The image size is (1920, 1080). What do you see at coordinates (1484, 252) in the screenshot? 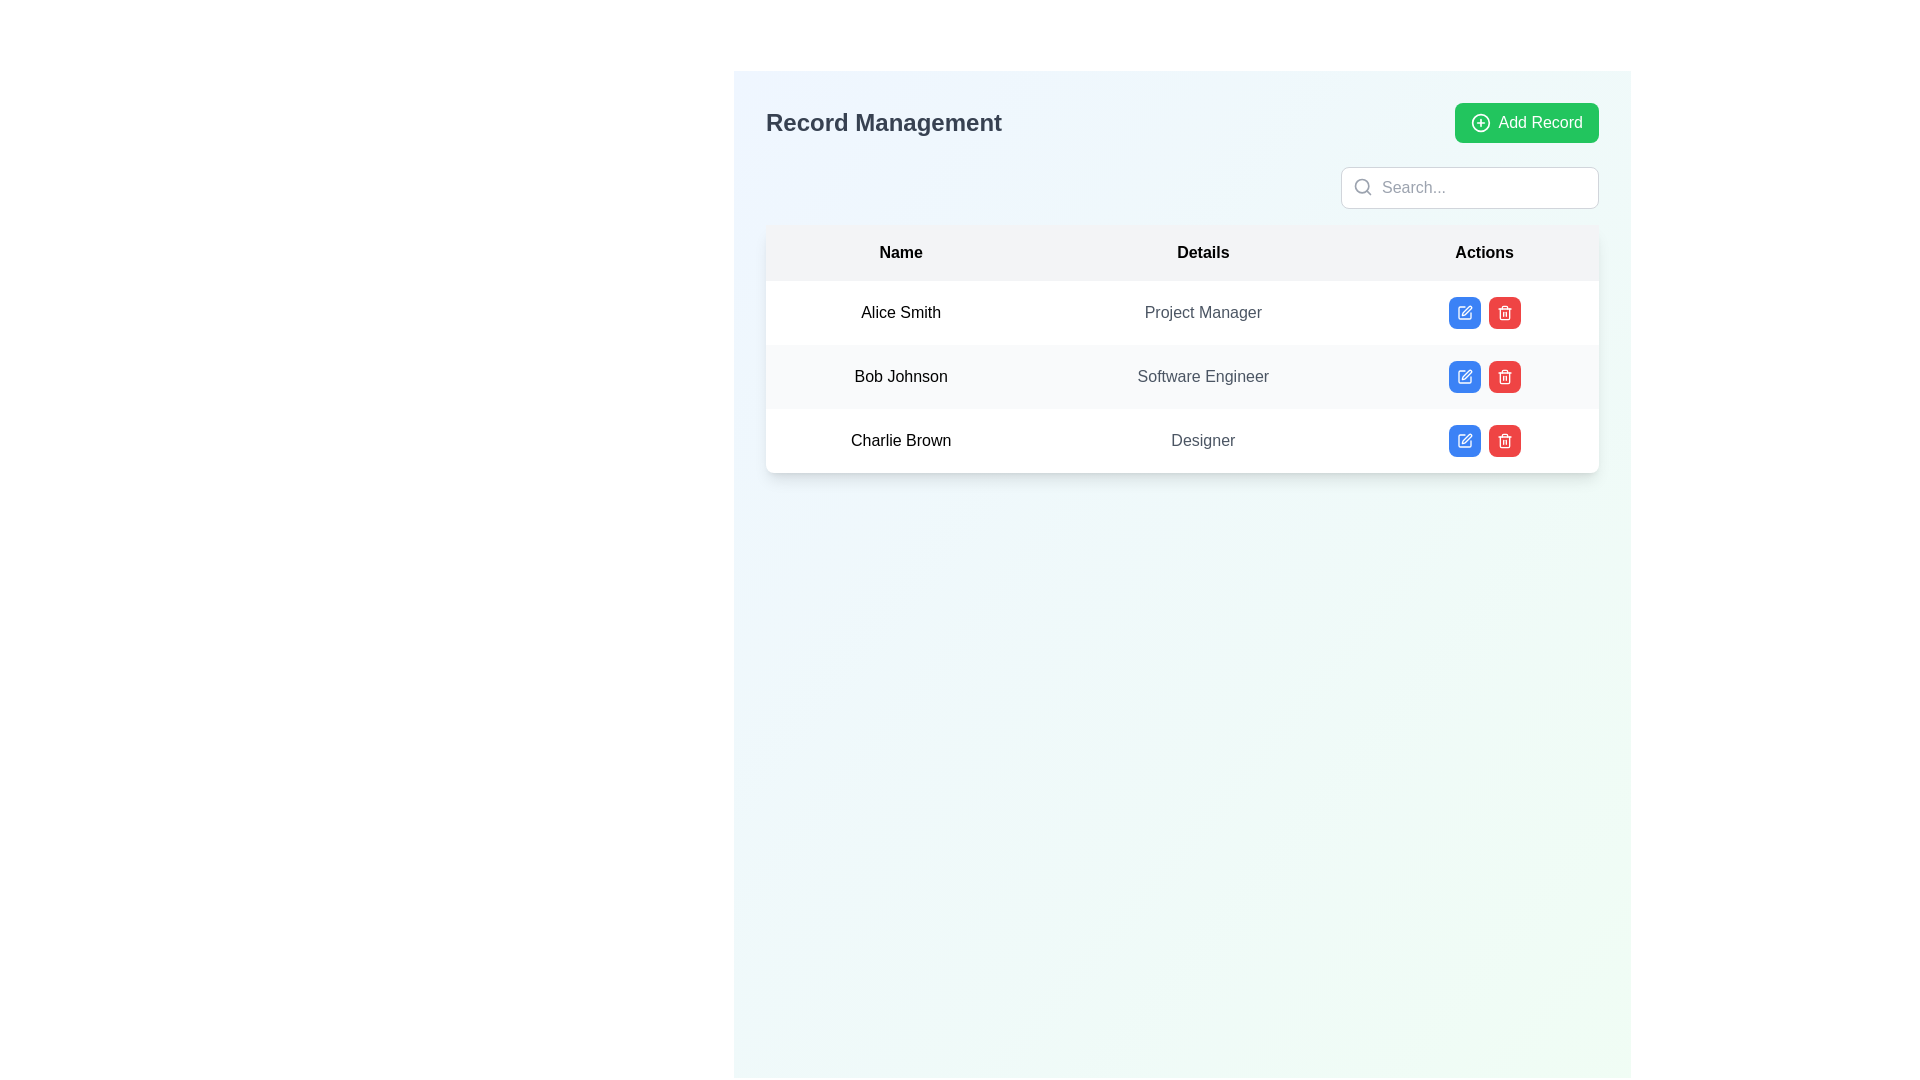
I see `the third column header text label in the table that indicates the purpose of the column, which is located to the right of the 'Name' and 'Details' columns` at bounding box center [1484, 252].